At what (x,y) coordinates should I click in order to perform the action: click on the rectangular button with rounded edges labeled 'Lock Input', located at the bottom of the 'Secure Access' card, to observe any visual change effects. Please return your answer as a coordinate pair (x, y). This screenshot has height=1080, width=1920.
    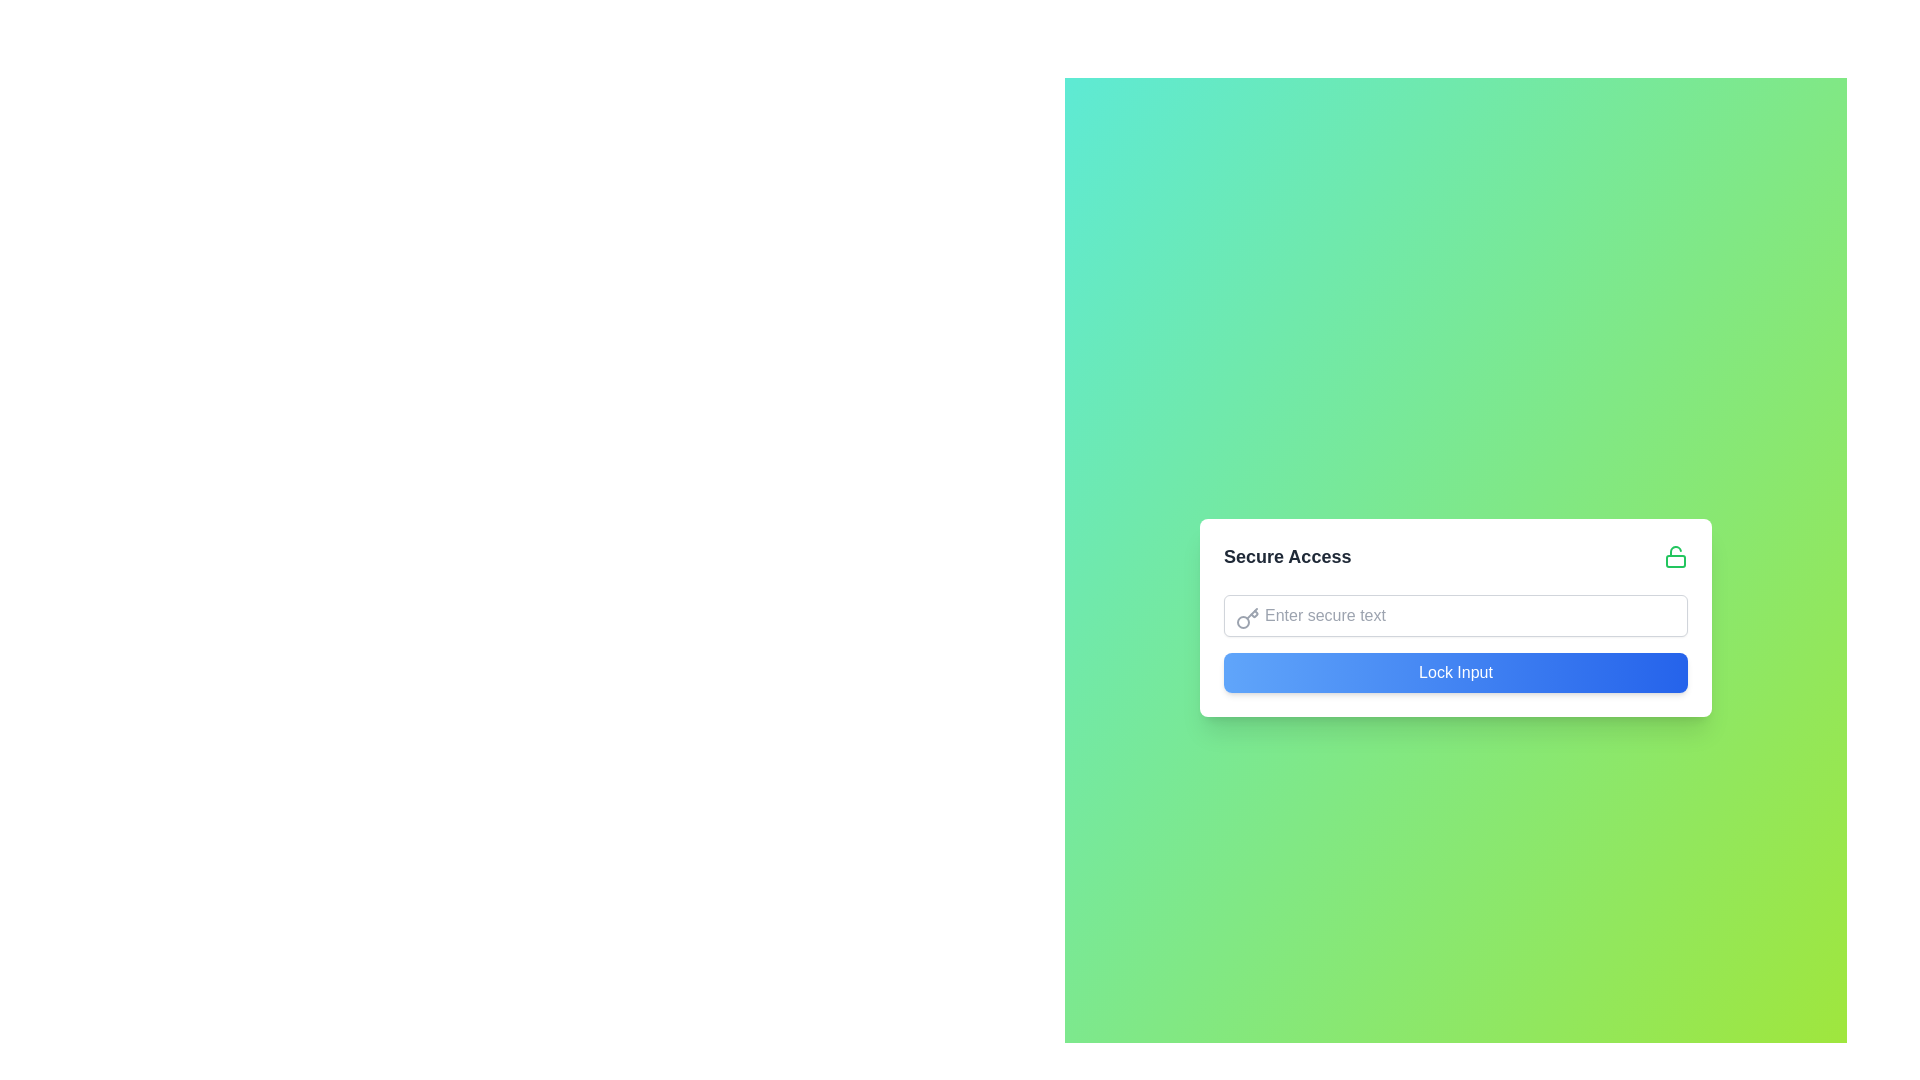
    Looking at the image, I should click on (1455, 672).